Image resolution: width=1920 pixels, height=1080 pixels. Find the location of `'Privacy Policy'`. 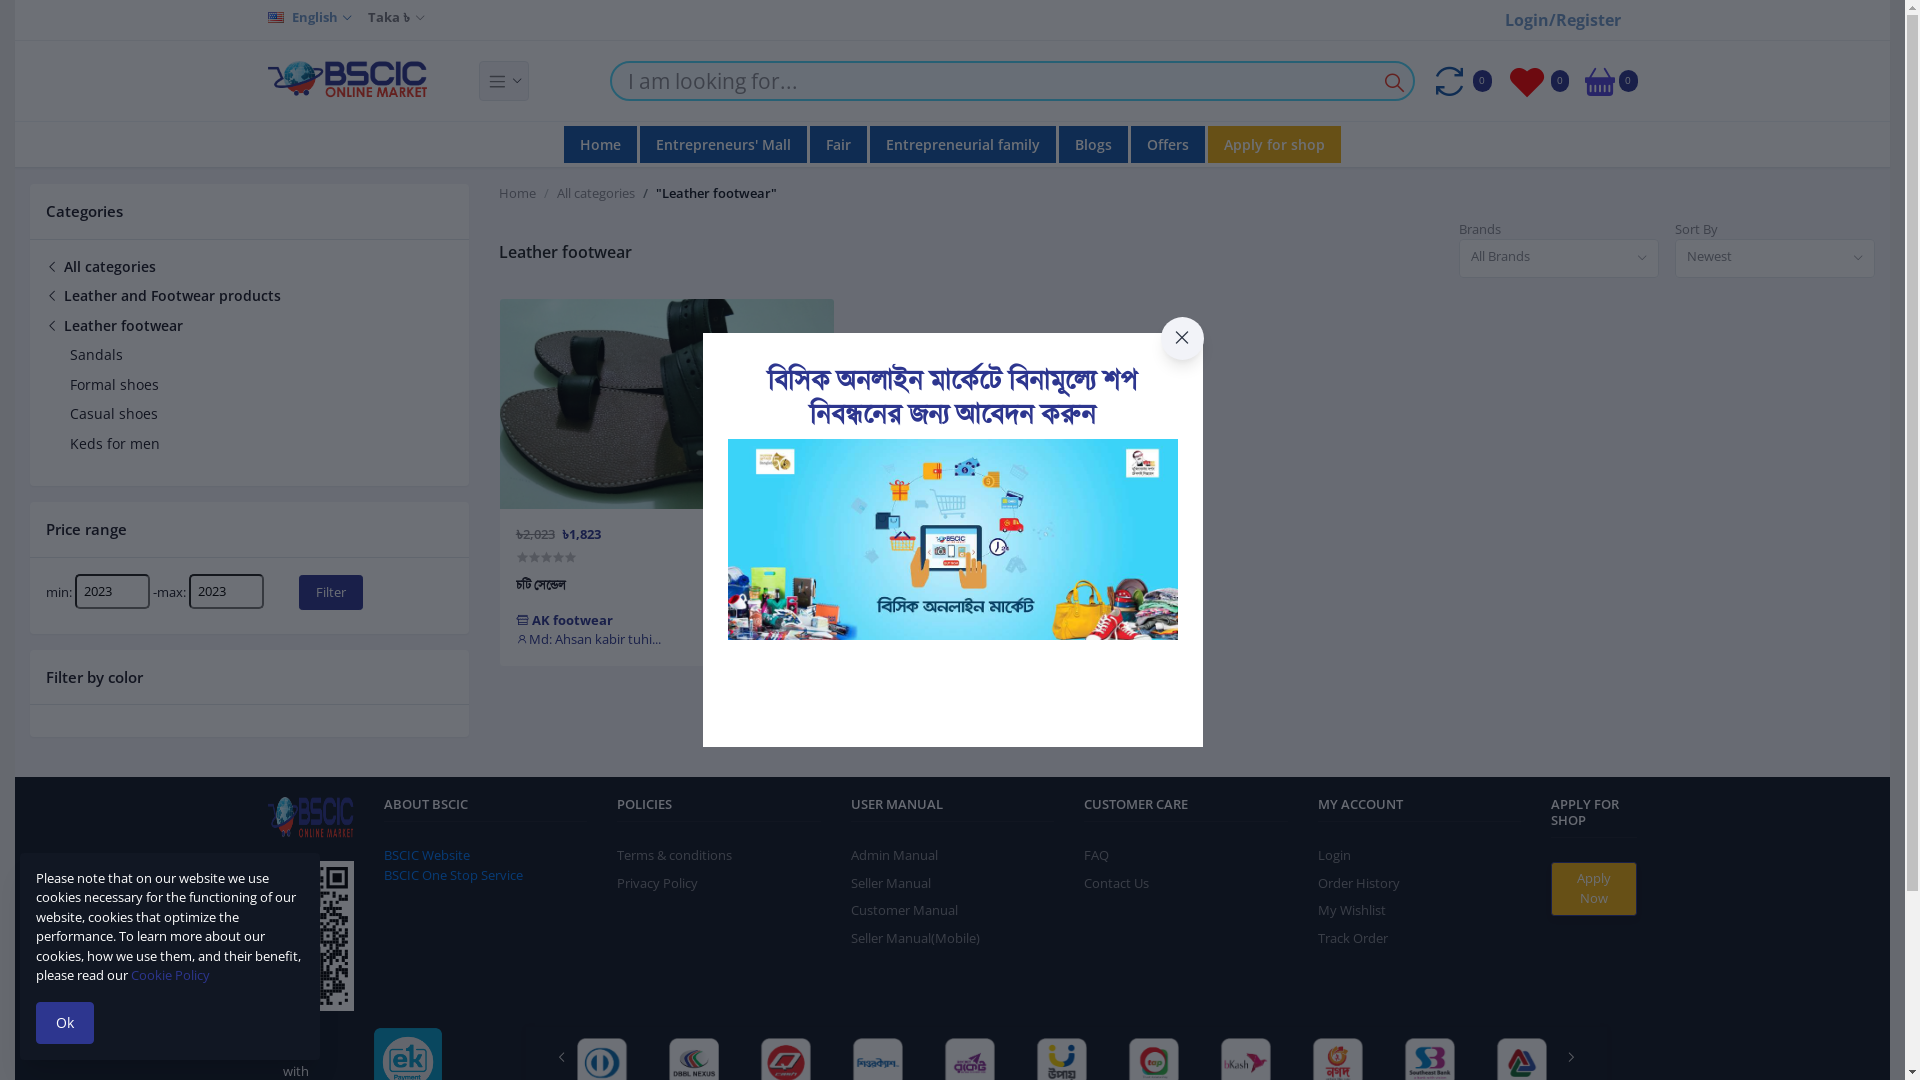

'Privacy Policy' is located at coordinates (657, 882).